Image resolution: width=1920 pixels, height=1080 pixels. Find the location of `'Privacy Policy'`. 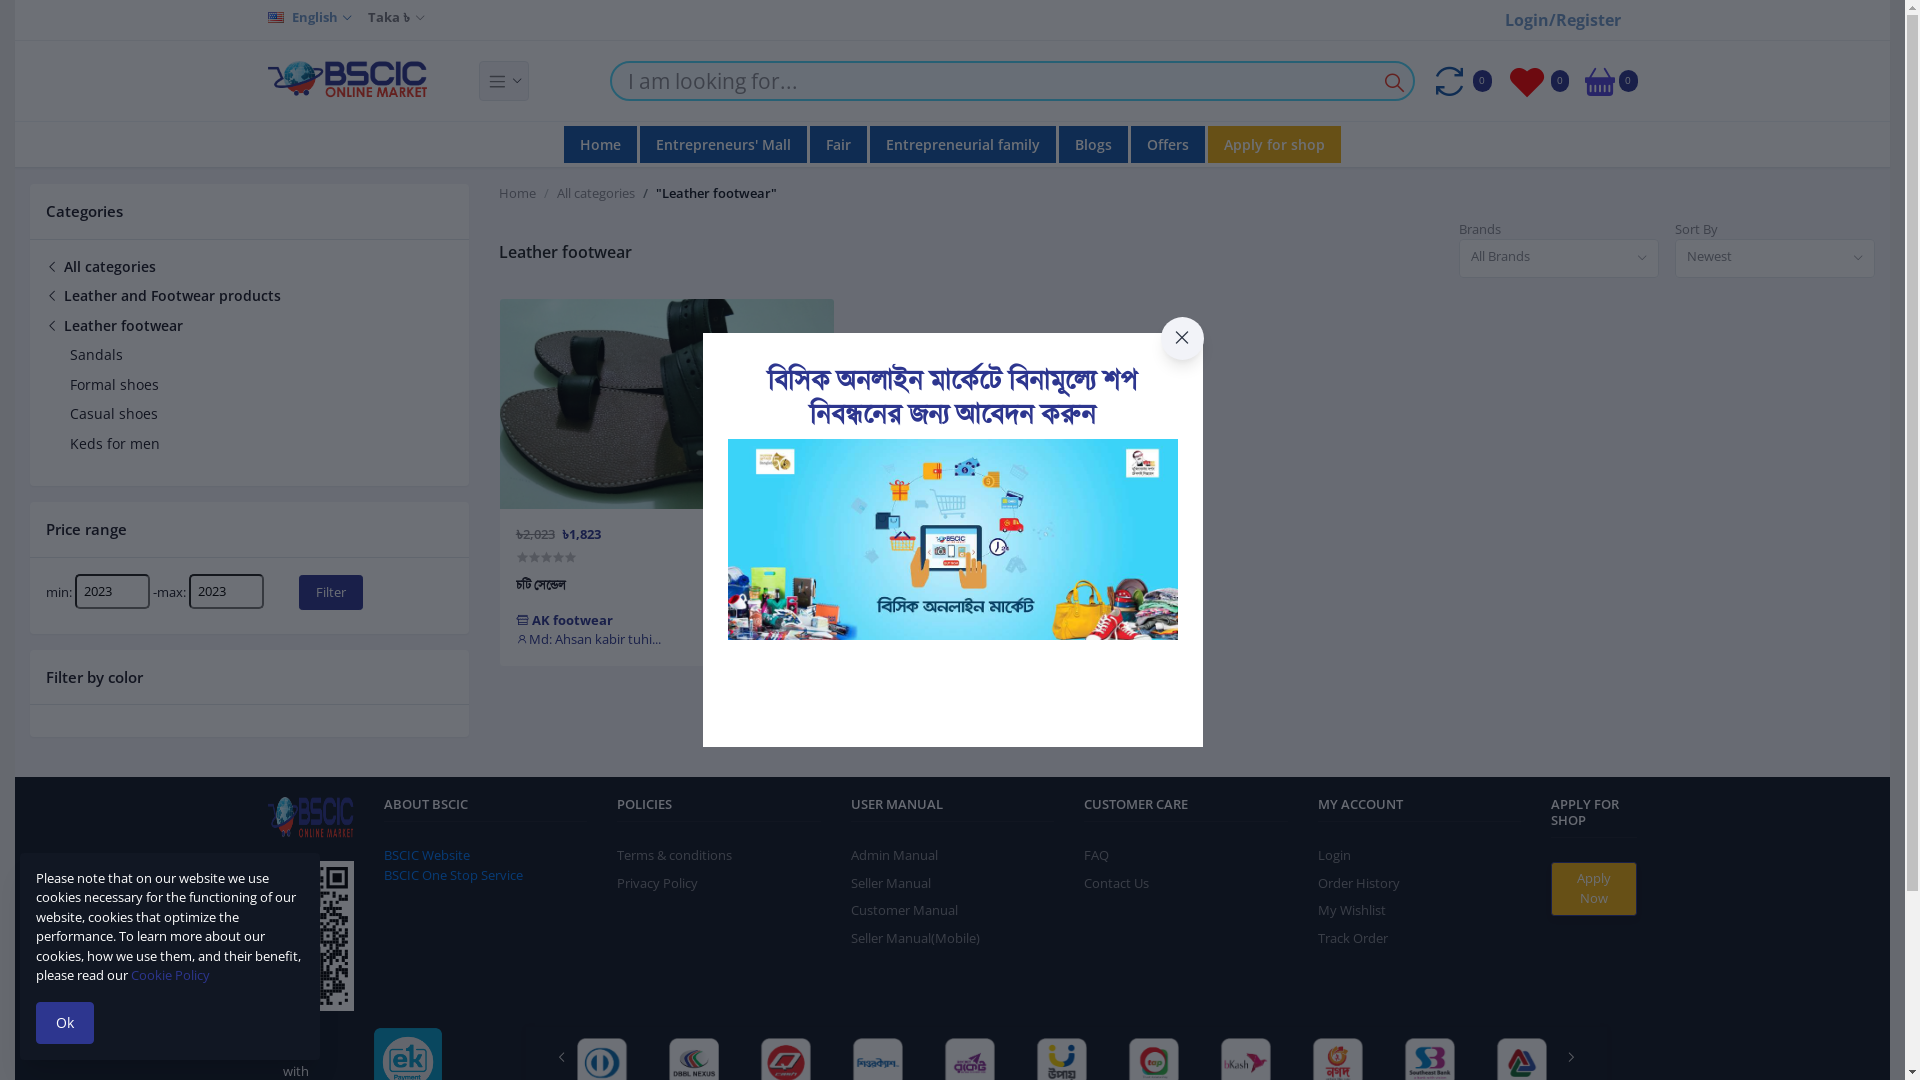

'Privacy Policy' is located at coordinates (657, 882).